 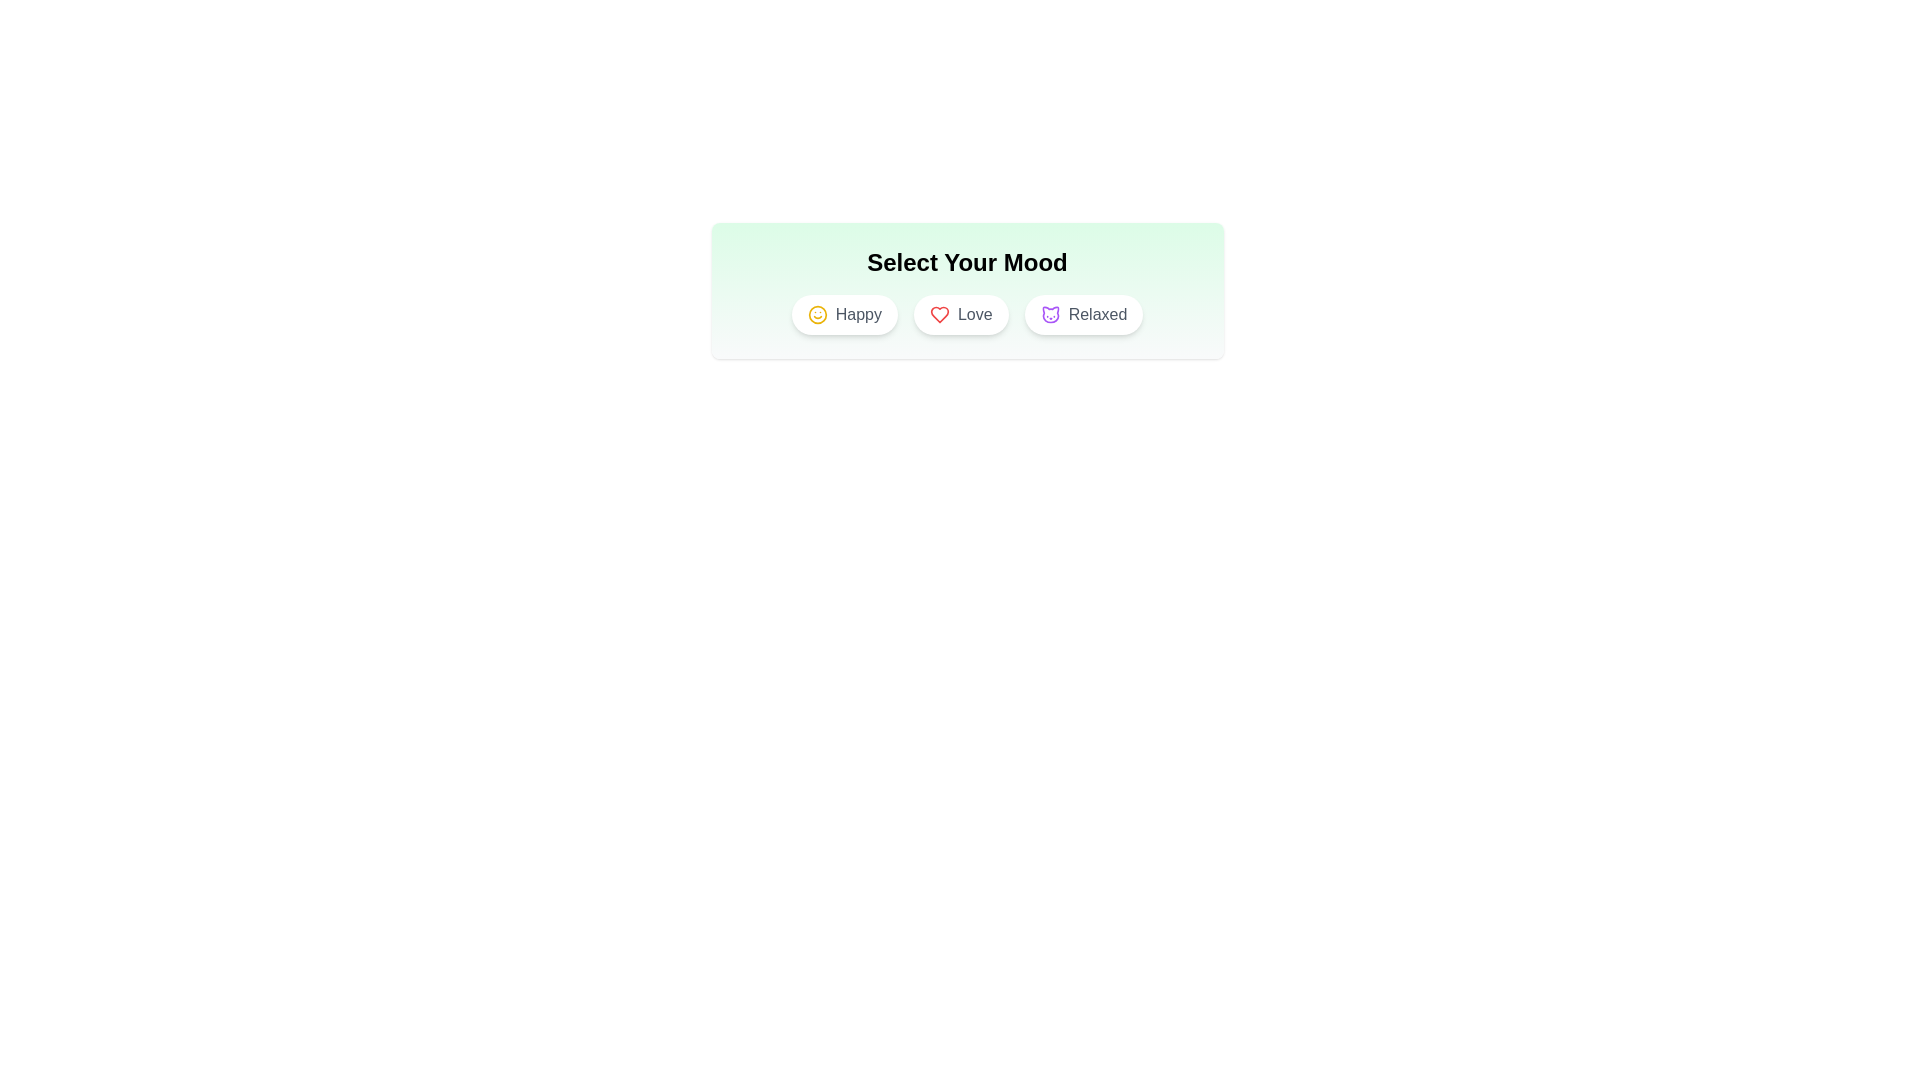 What do you see at coordinates (844, 315) in the screenshot?
I see `the 'Happy' mood option to toggle its state` at bounding box center [844, 315].